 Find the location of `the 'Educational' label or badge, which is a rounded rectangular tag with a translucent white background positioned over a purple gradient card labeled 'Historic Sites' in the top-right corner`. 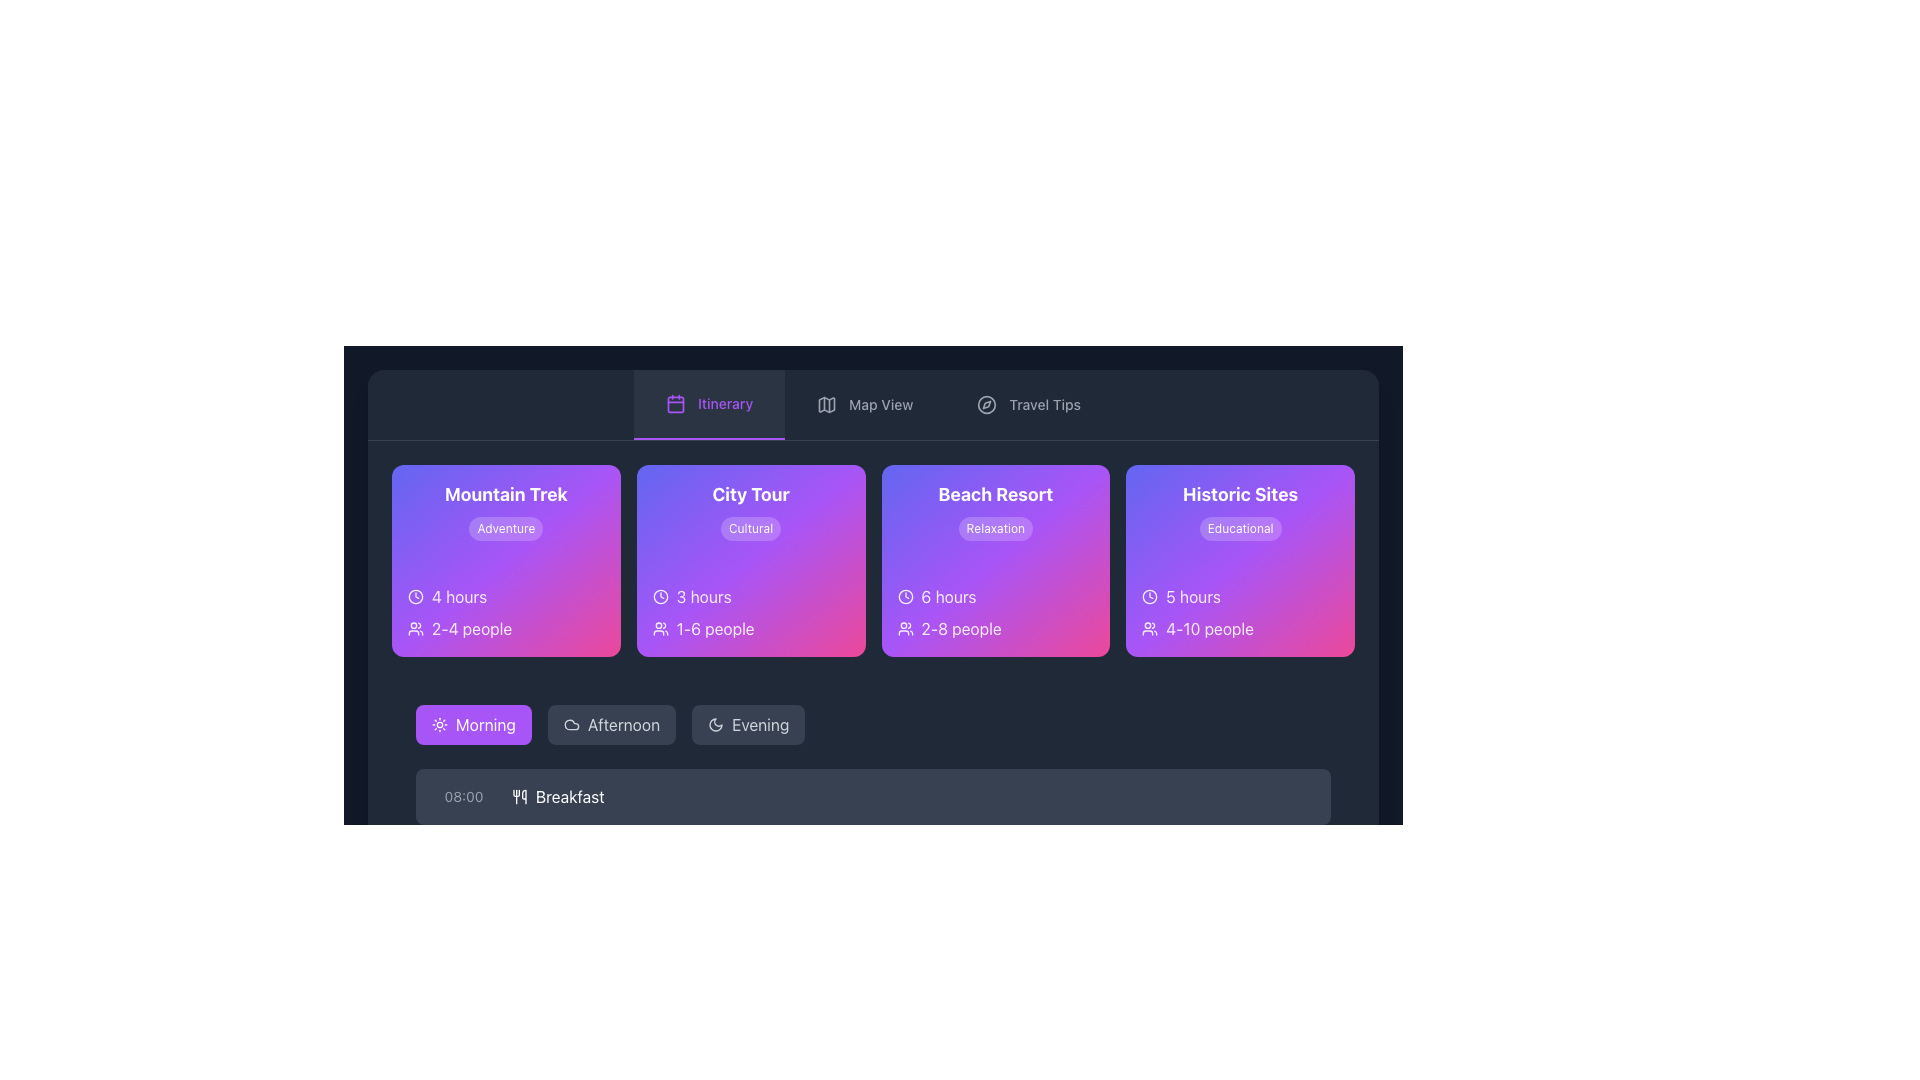

the 'Educational' label or badge, which is a rounded rectangular tag with a translucent white background positioned over a purple gradient card labeled 'Historic Sites' in the top-right corner is located at coordinates (1239, 527).